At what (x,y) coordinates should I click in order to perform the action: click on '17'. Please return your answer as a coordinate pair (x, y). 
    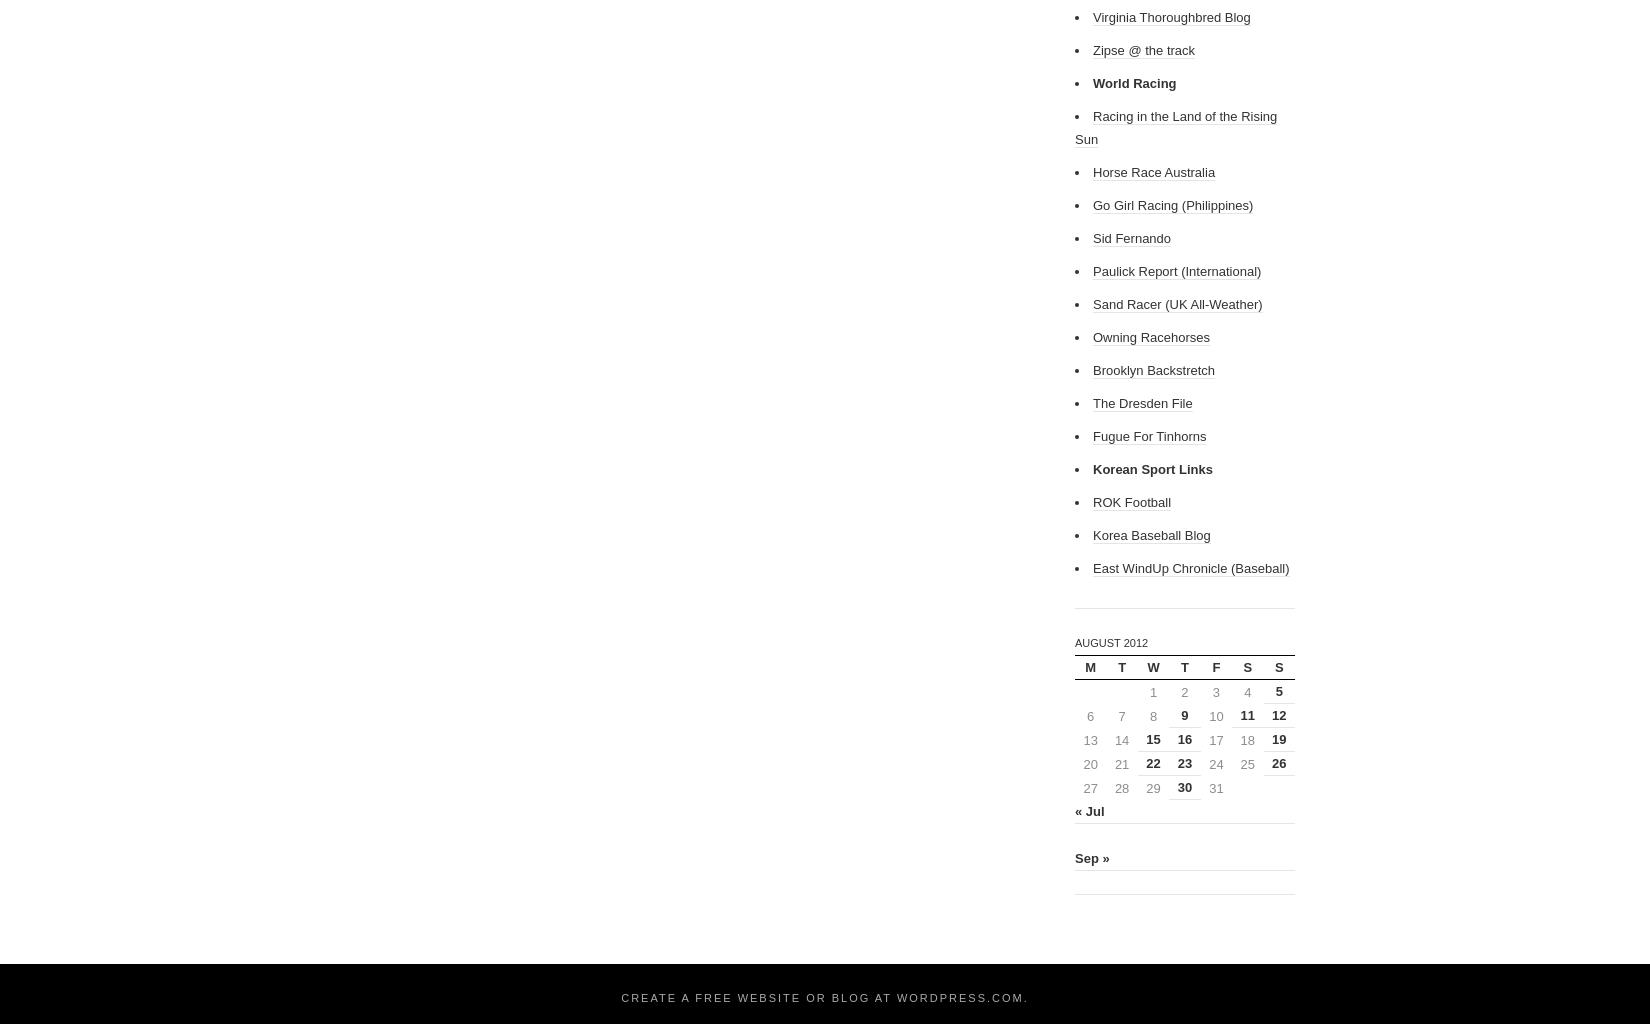
    Looking at the image, I should click on (1216, 738).